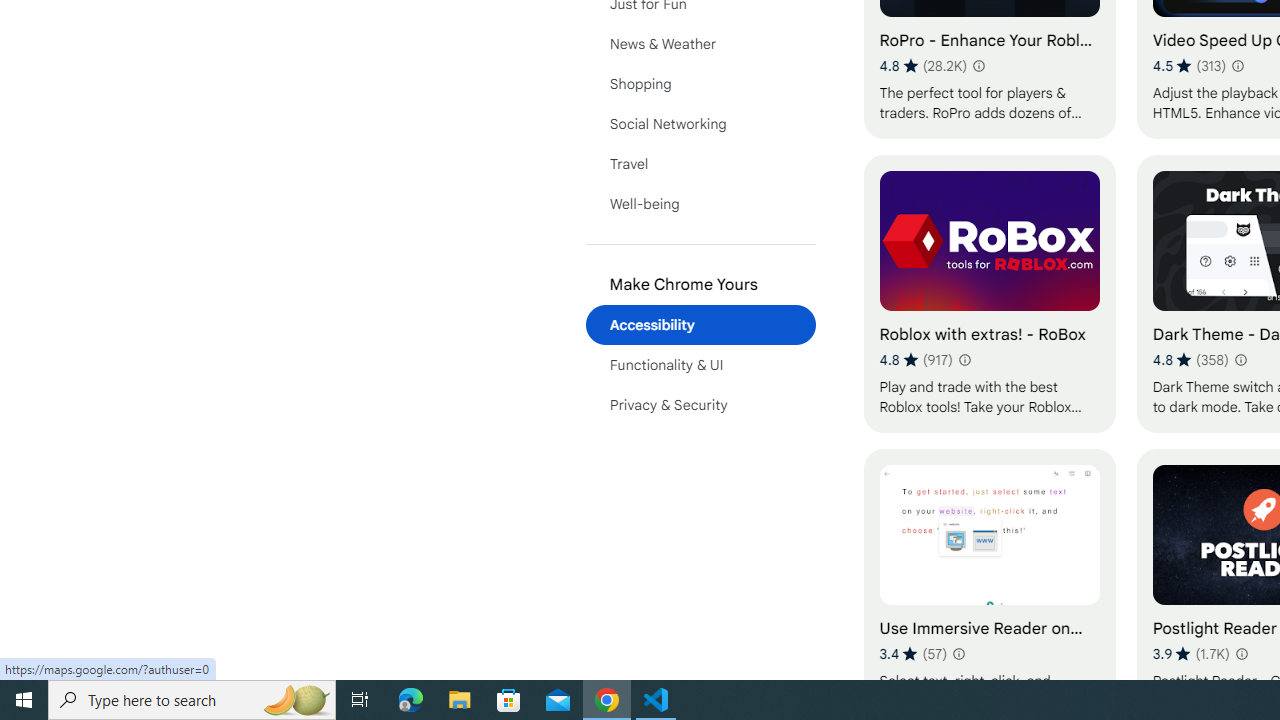 The image size is (1280, 720). Describe the element at coordinates (700, 123) in the screenshot. I see `'Social Networking'` at that location.